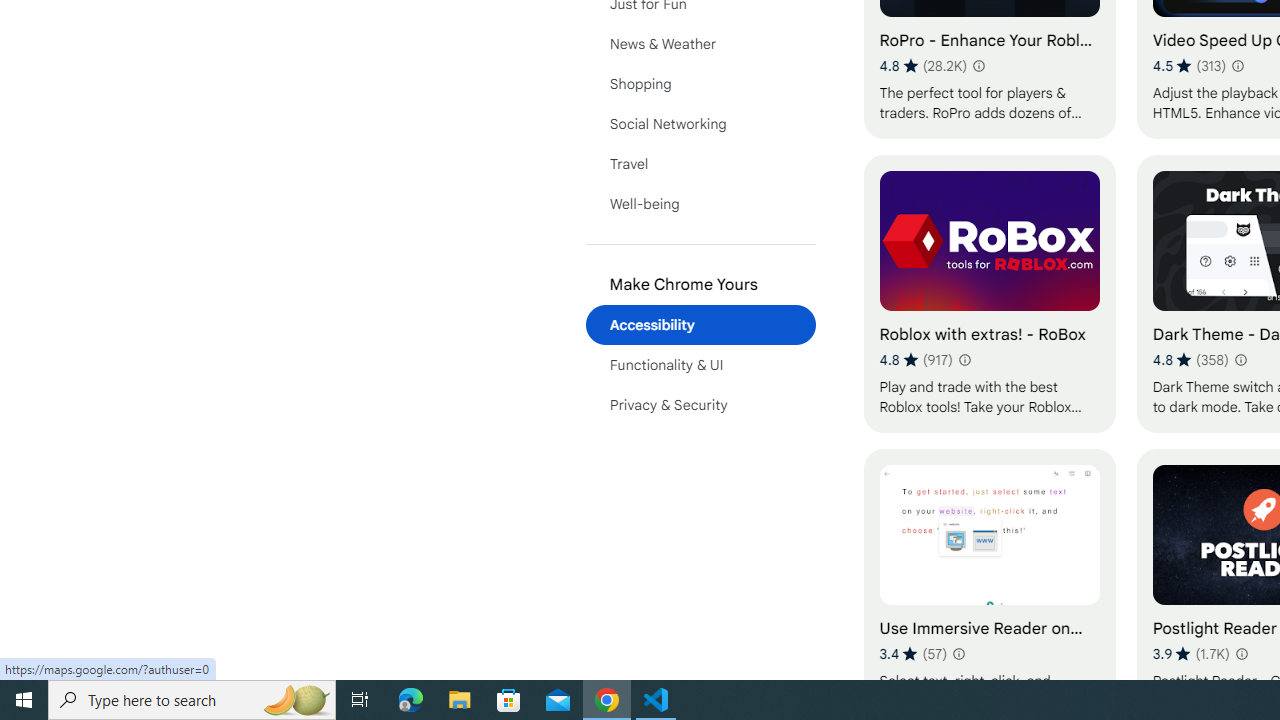 The image size is (1280, 720). Describe the element at coordinates (700, 123) in the screenshot. I see `'Social Networking'` at that location.